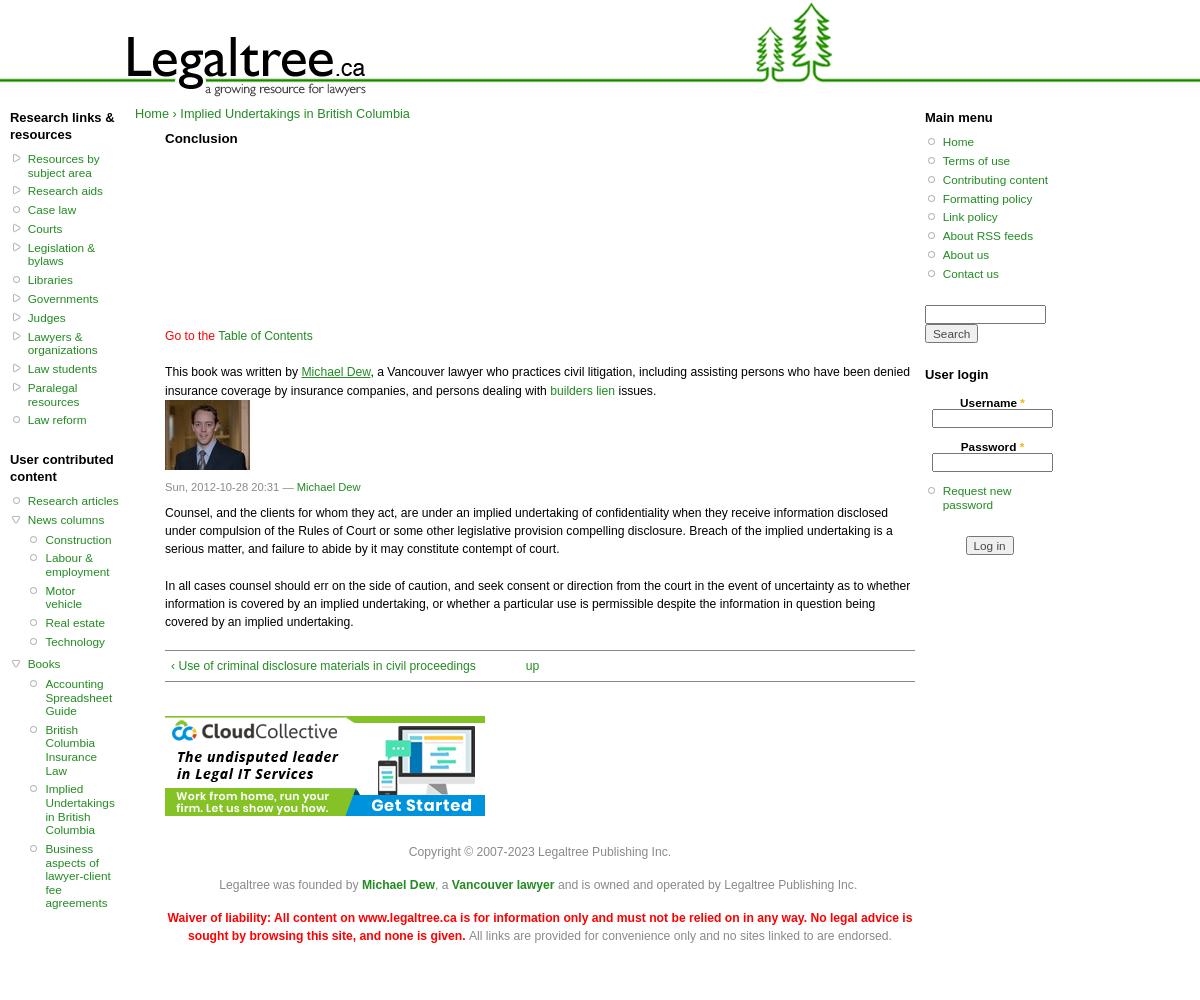 The height and width of the screenshot is (1000, 1200). Describe the element at coordinates (164, 602) in the screenshot. I see `'In all cases counsel should err on the side of caution, and seek consent or direction from the court in the event of uncertainty as to whether information is covered by an implied undertaking, or whether a particular use is permissible despite the information in question being covered by an implied undertaking.'` at that location.